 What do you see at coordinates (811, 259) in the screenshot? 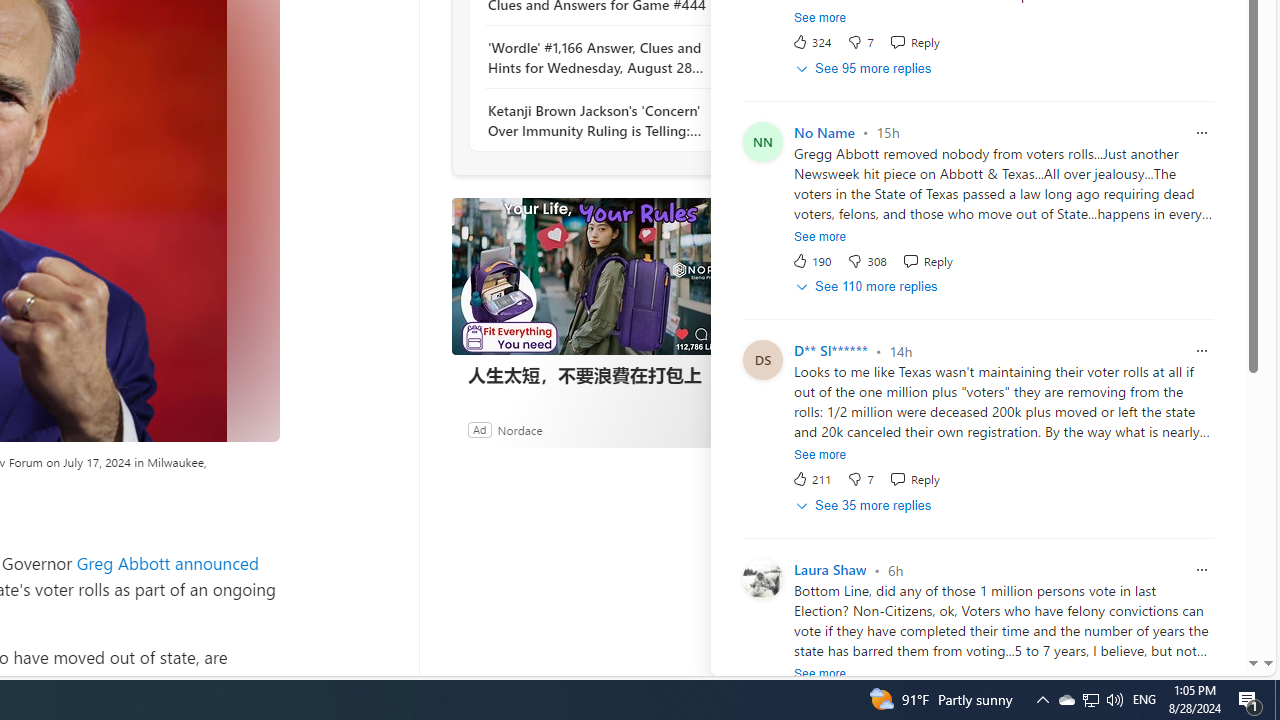
I see `'190 Like'` at bounding box center [811, 259].